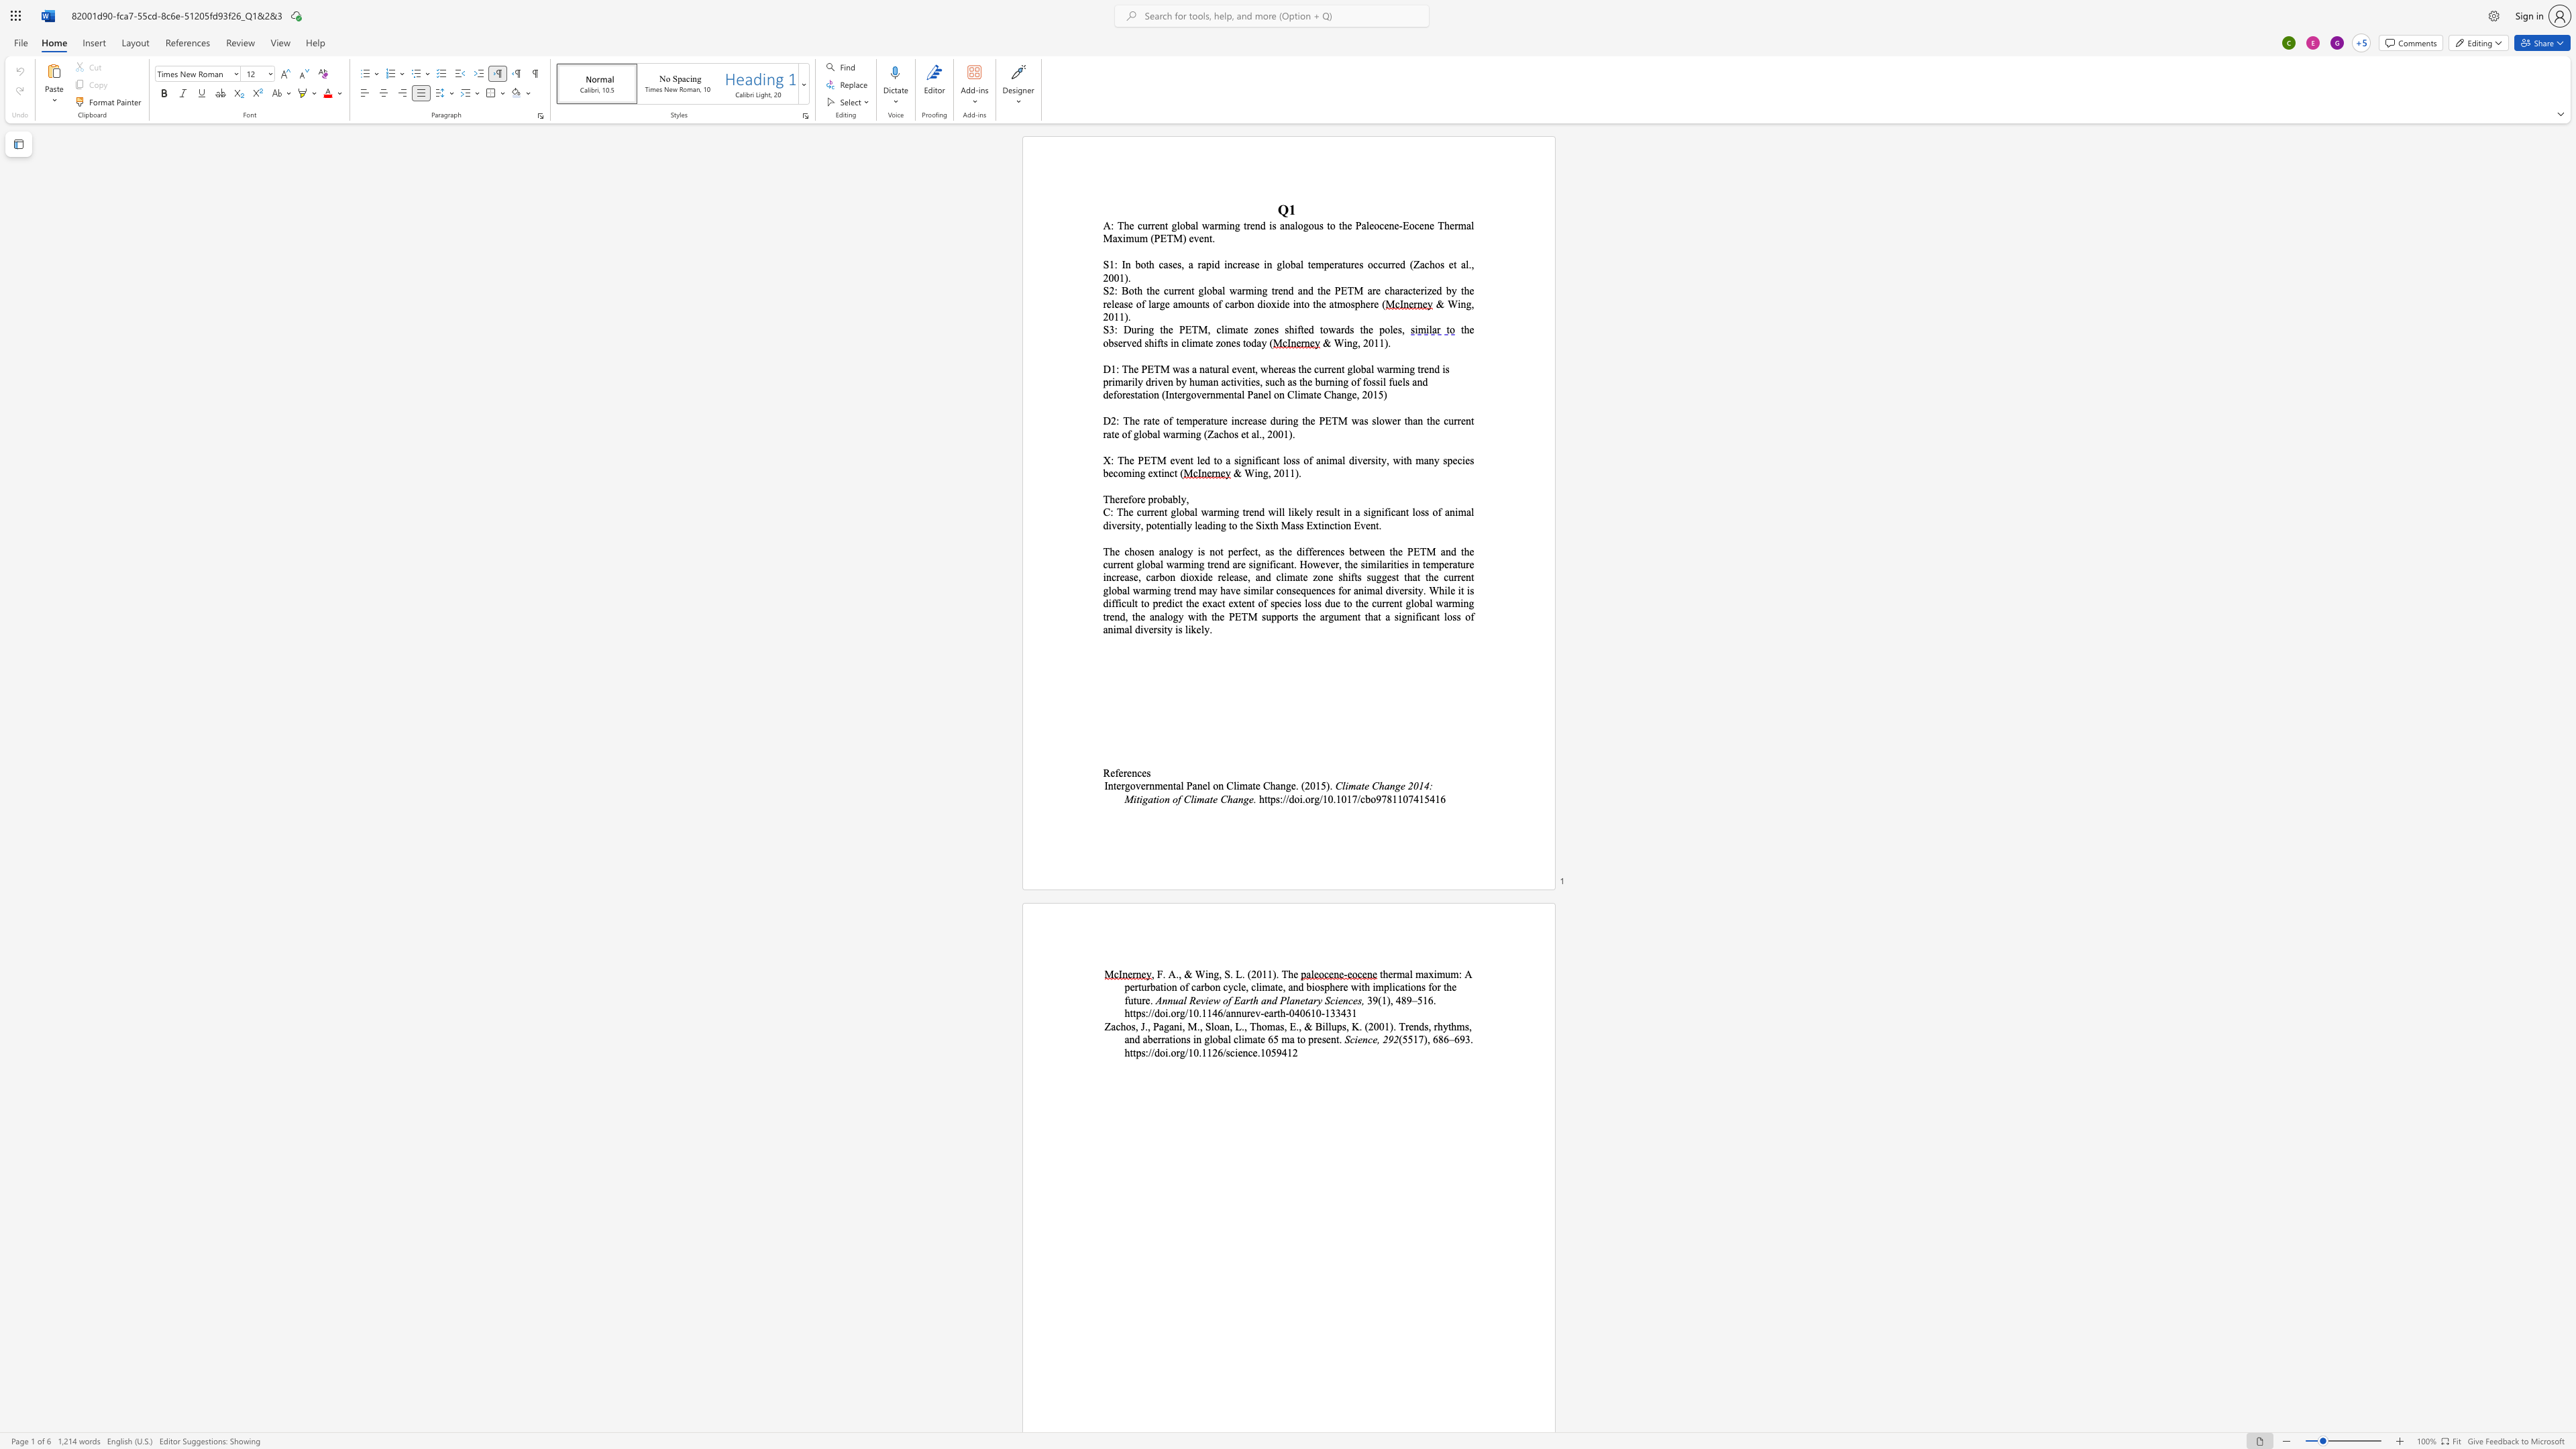 The width and height of the screenshot is (2576, 1449). Describe the element at coordinates (1142, 498) in the screenshot. I see `the 3th character "e" in the text` at that location.